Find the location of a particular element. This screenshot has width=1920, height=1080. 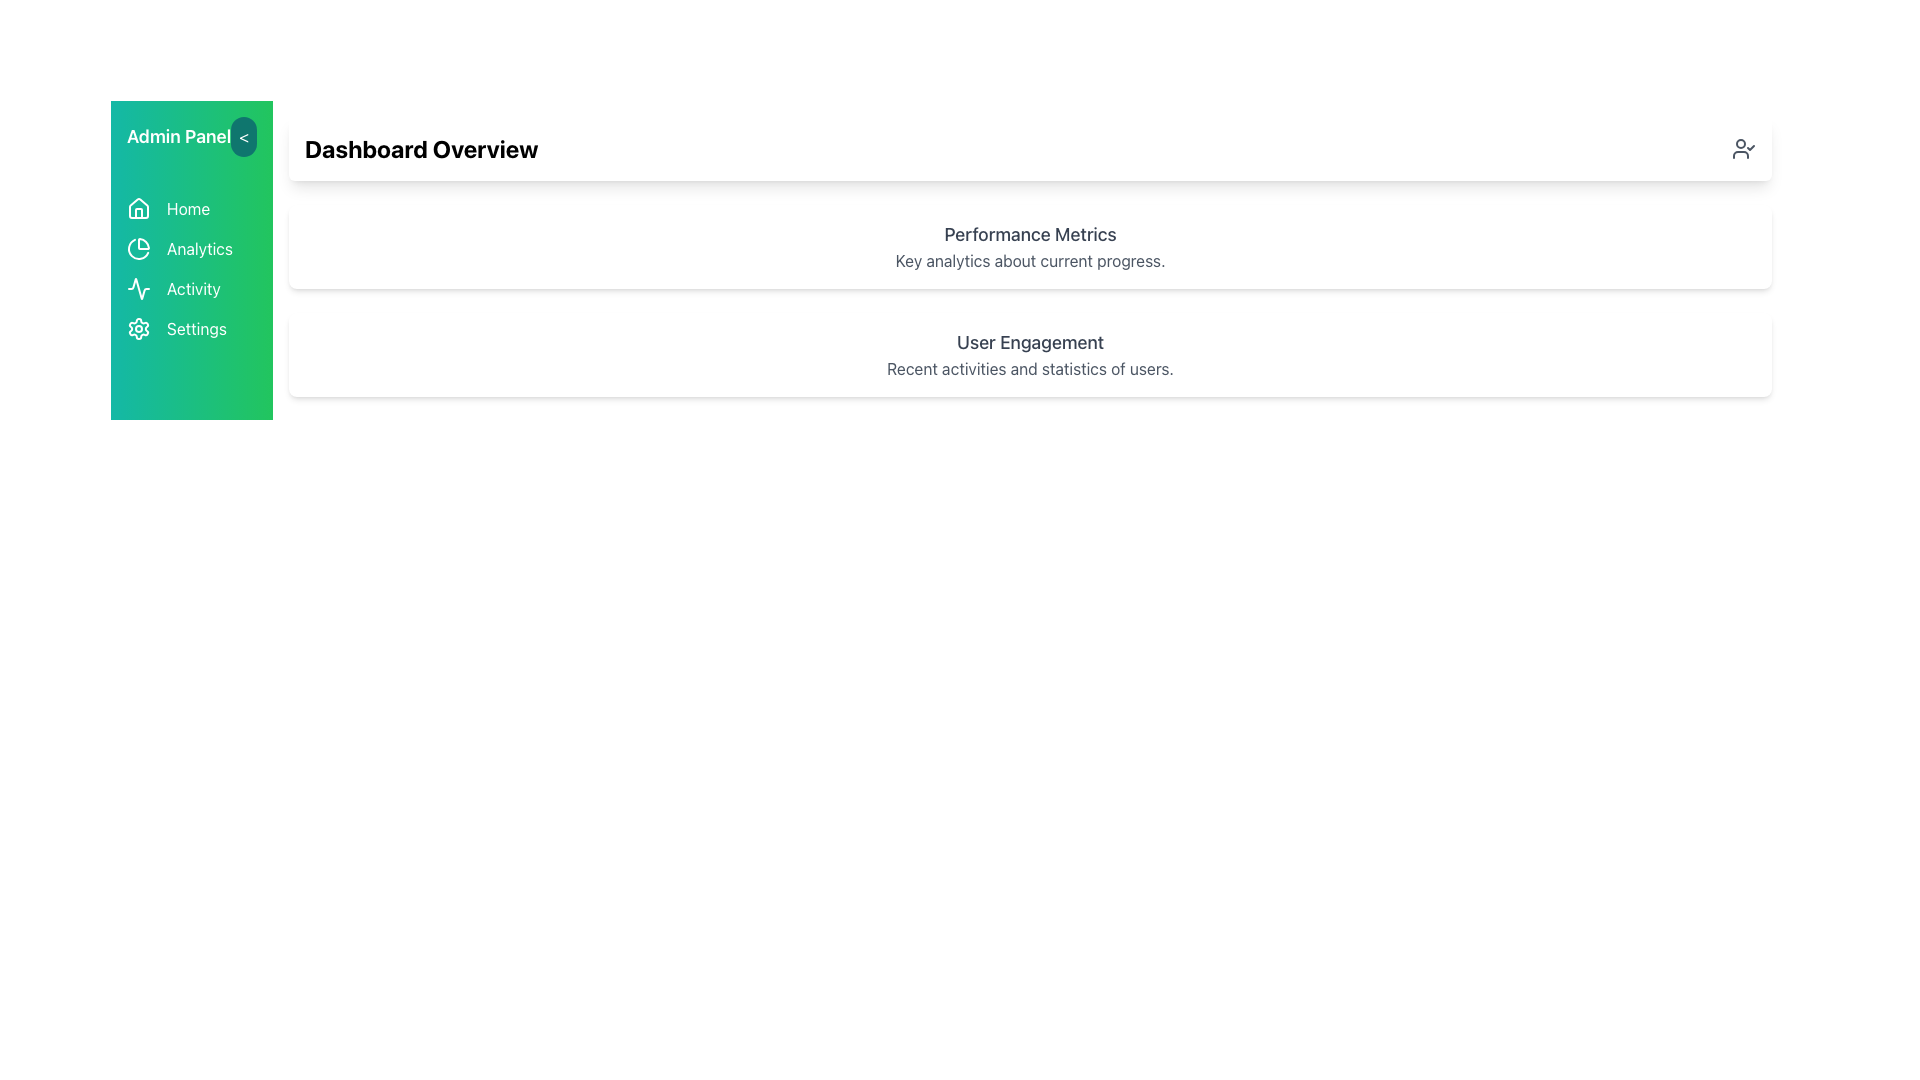

the Analytics icon in the vertical navigation menu is located at coordinates (138, 248).